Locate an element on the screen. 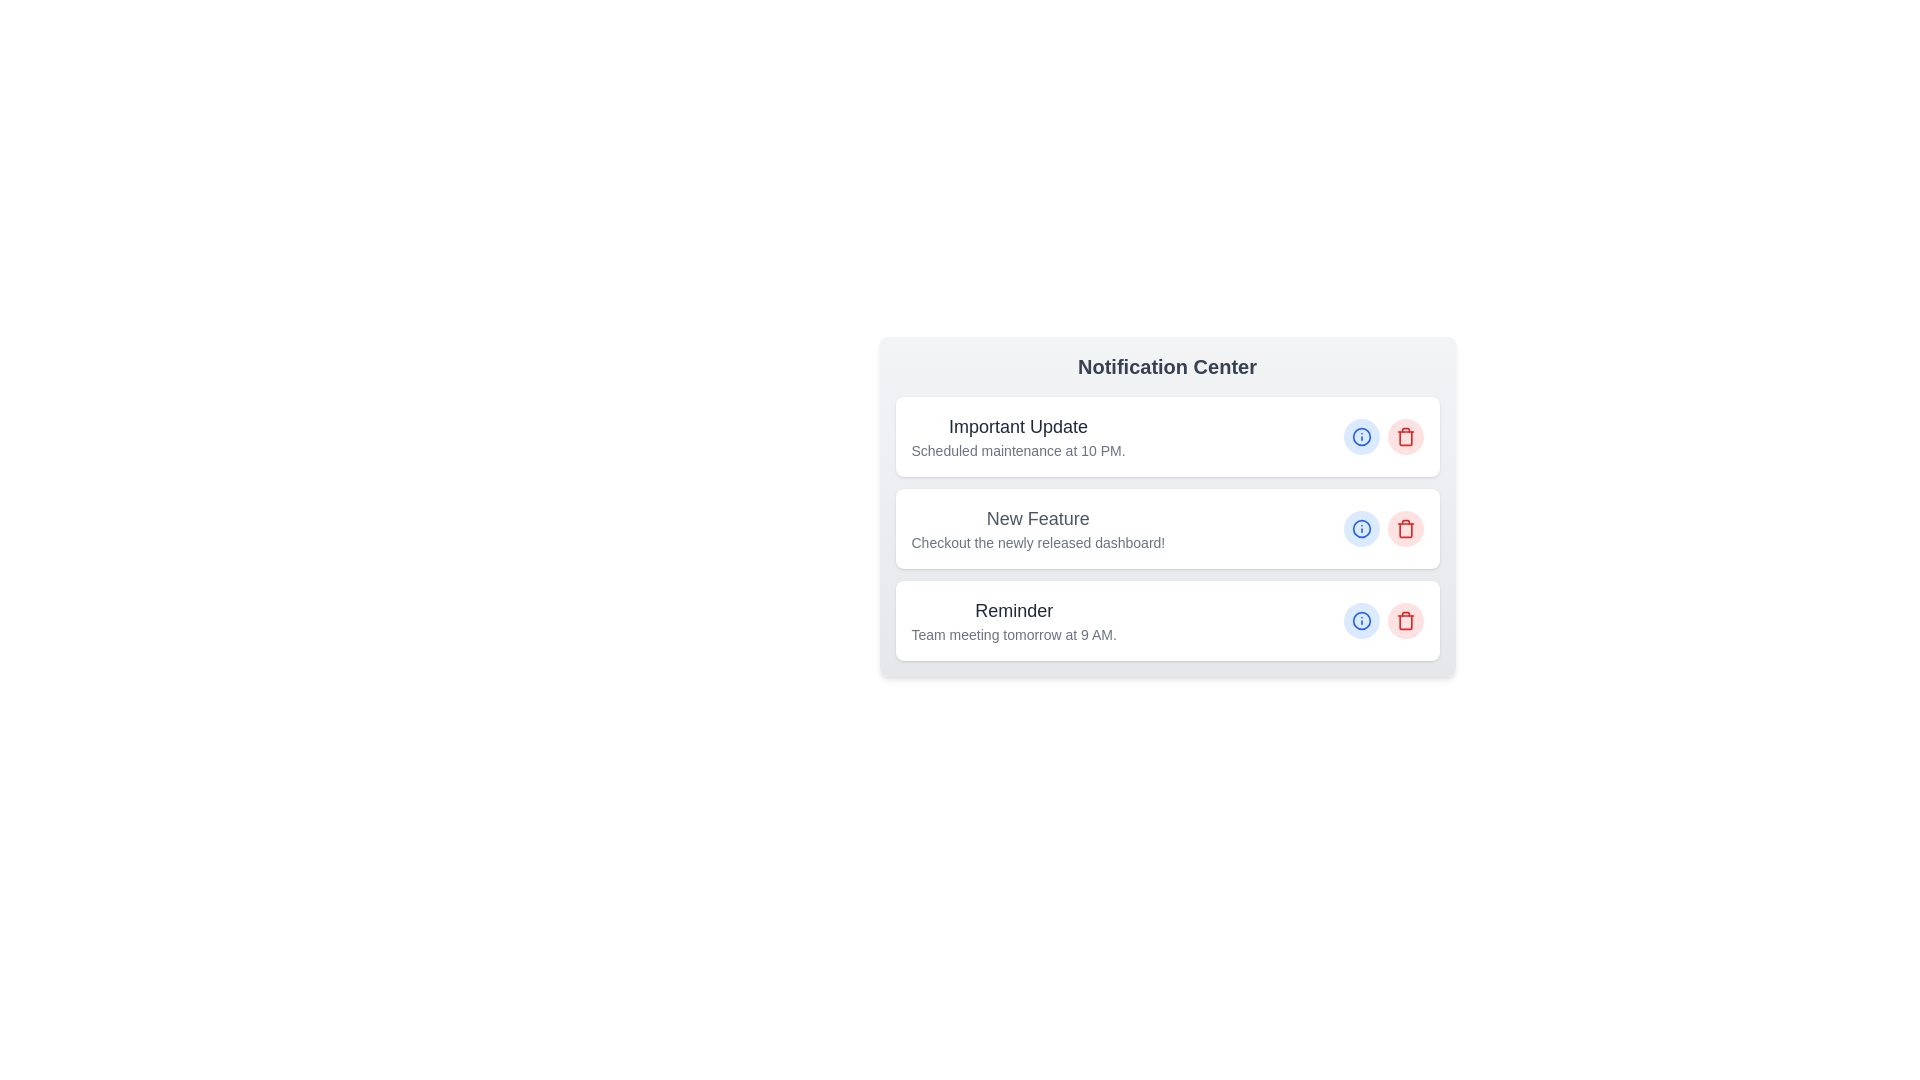 Image resolution: width=1920 pixels, height=1080 pixels. the item with title Important Update is located at coordinates (1167, 435).